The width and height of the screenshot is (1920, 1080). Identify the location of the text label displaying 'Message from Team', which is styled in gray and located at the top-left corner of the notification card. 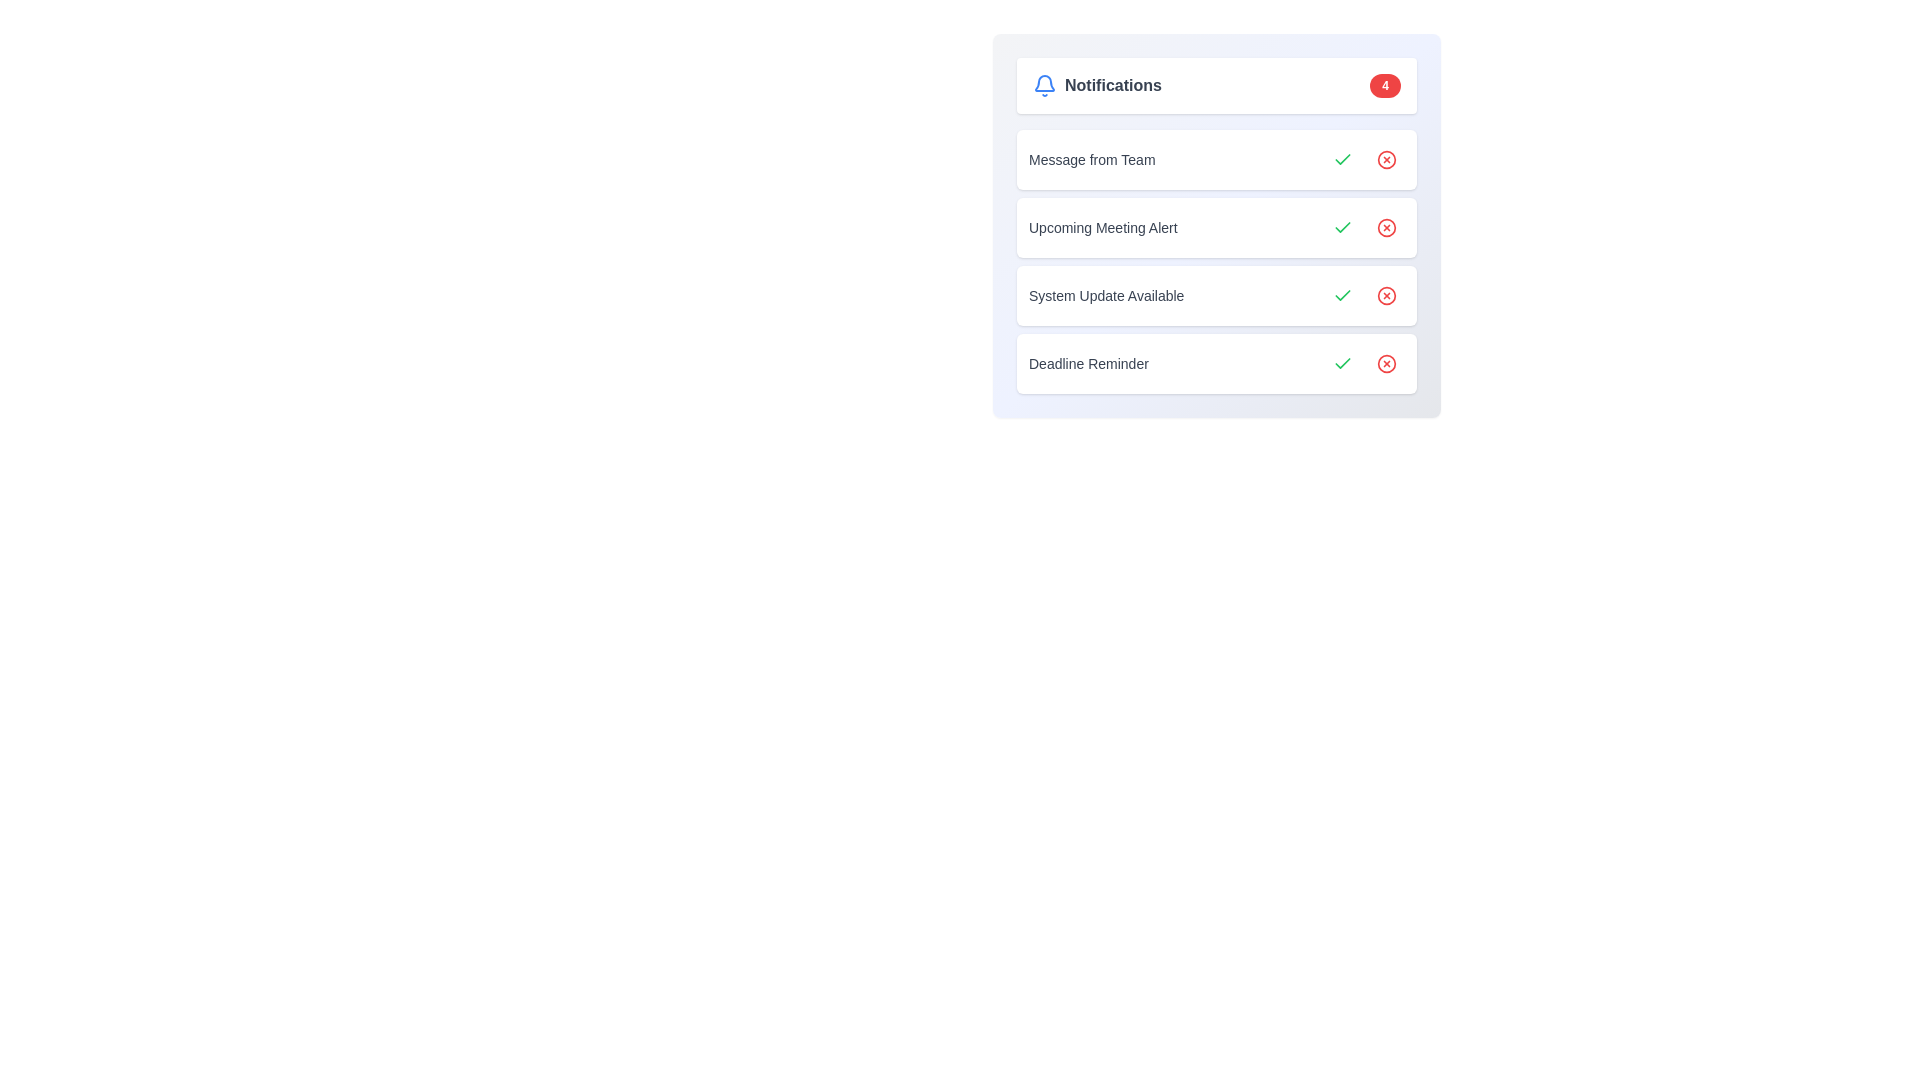
(1091, 158).